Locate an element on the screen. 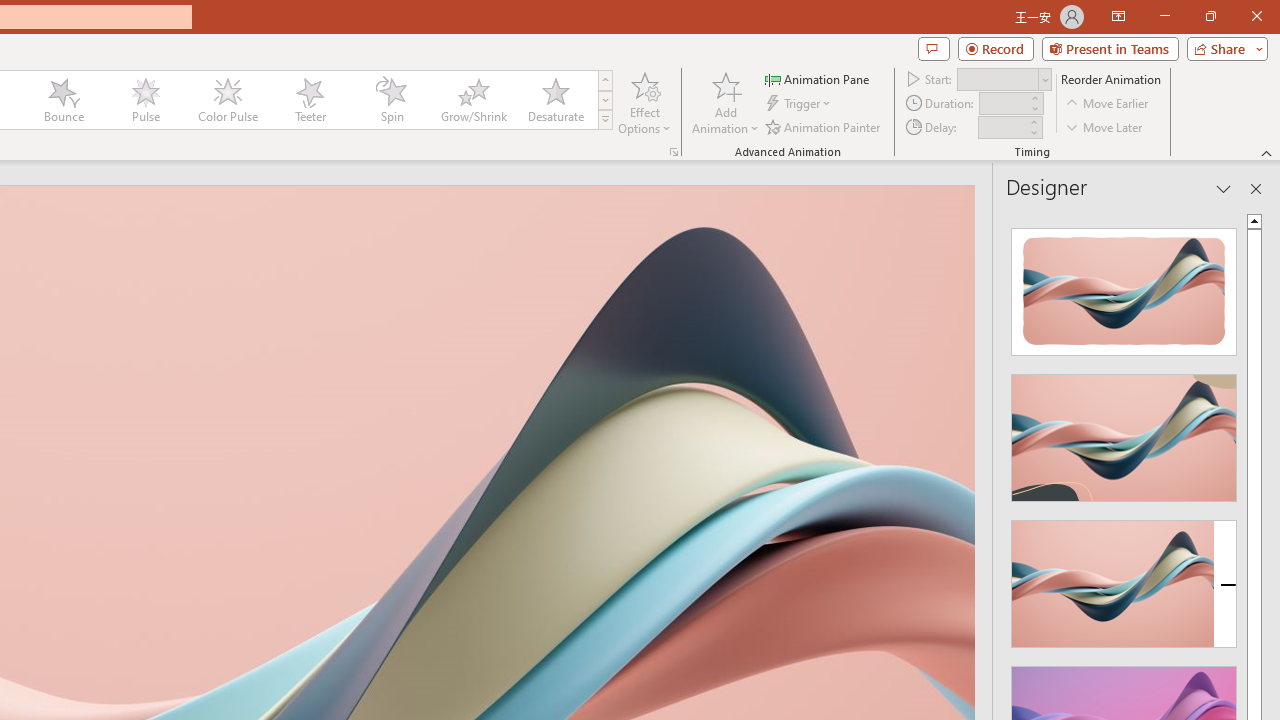 This screenshot has height=720, width=1280. 'Row up' is located at coordinates (604, 79).